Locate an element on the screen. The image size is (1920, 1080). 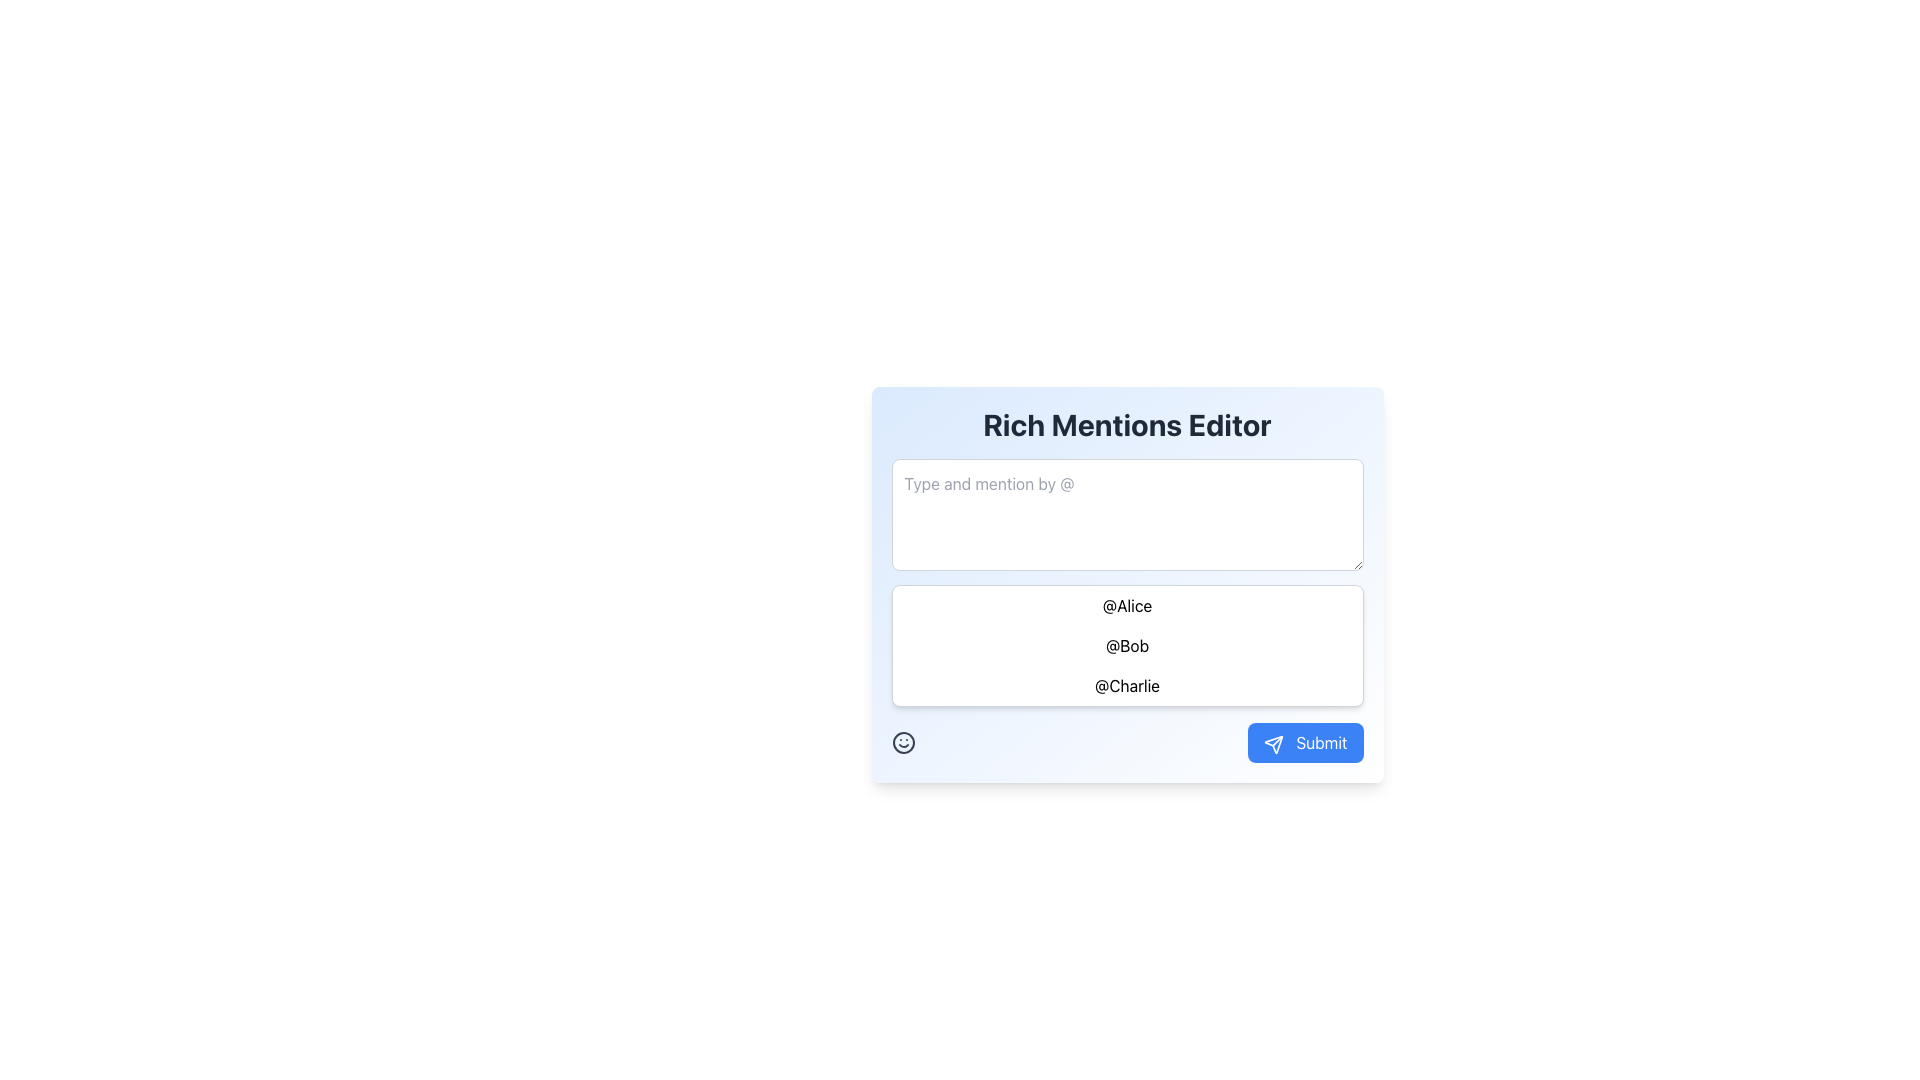
the displayed text '@Charlie' in the text label with a blue background, positioned vertically below '@Bob' and above the blue 'Submit' button is located at coordinates (1127, 685).